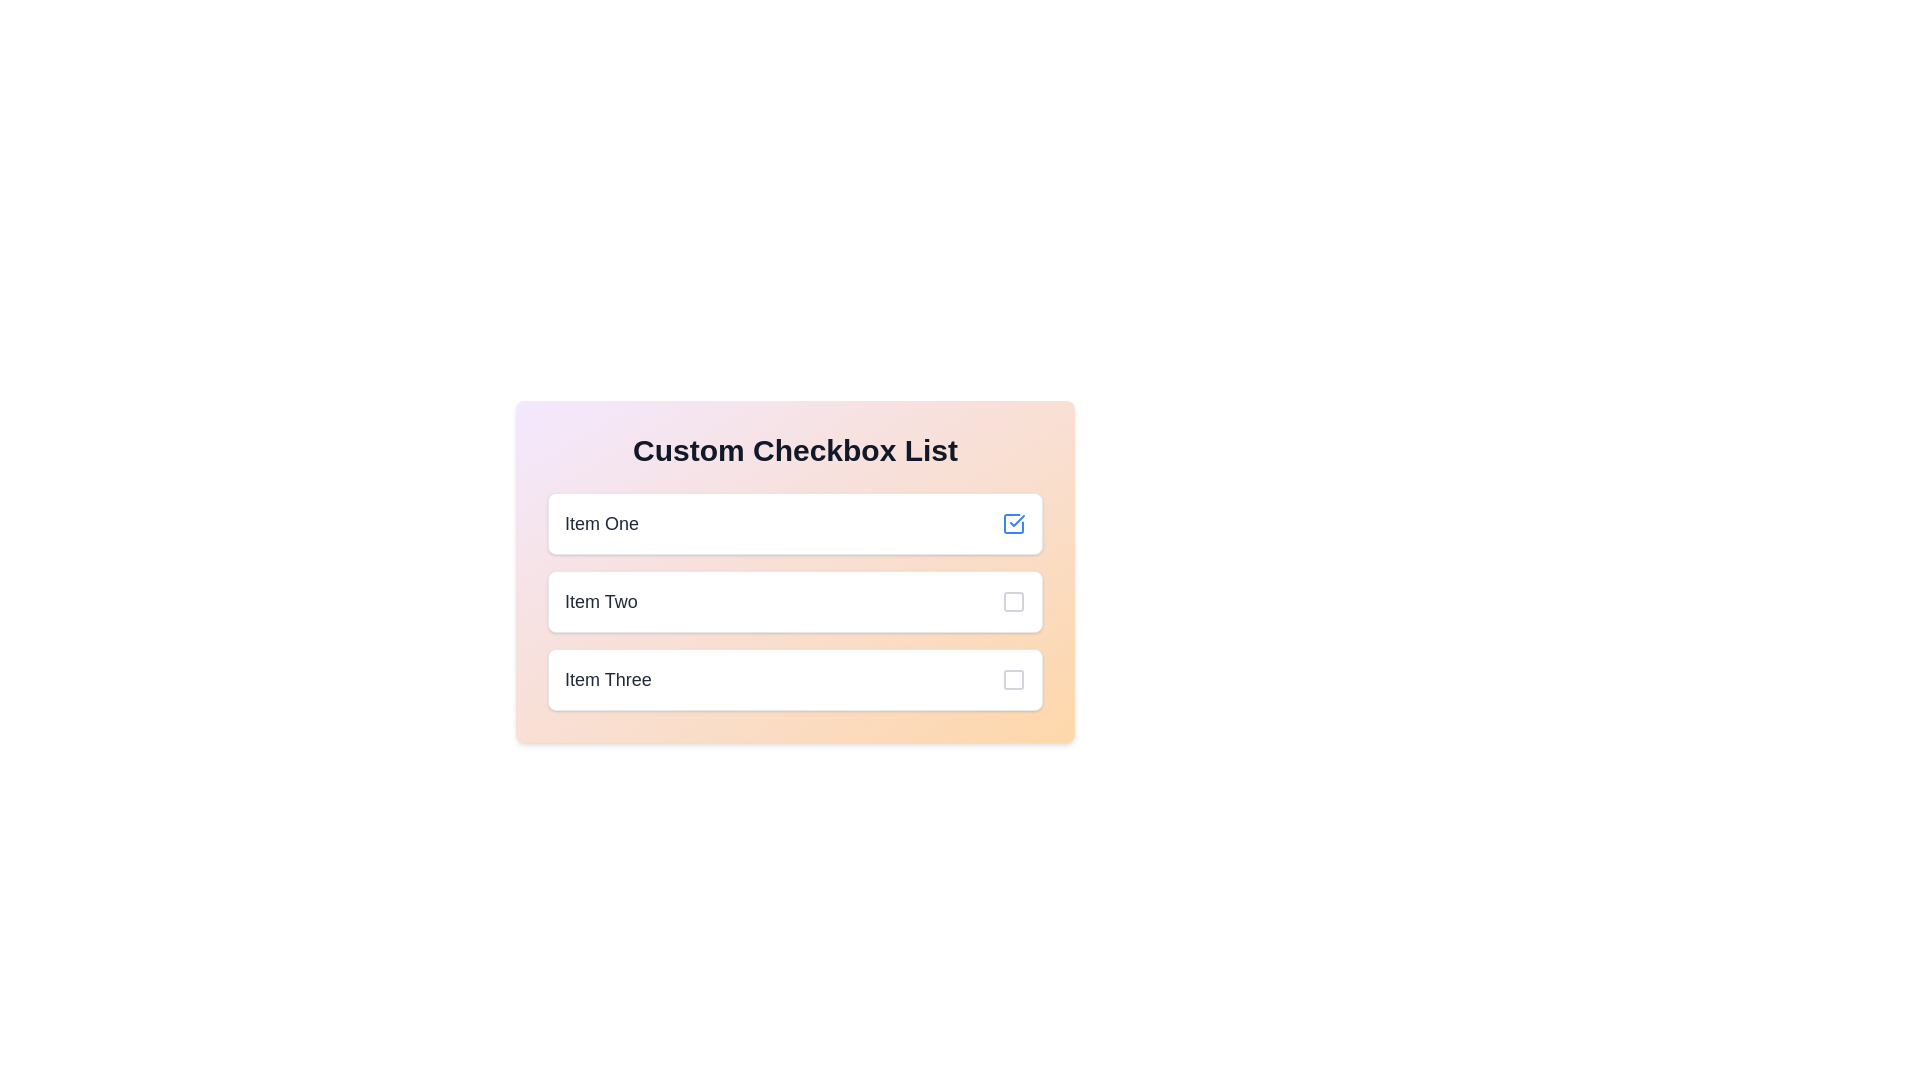 The width and height of the screenshot is (1920, 1080). Describe the element at coordinates (794, 678) in the screenshot. I see `the checkbox for Item Three` at that location.